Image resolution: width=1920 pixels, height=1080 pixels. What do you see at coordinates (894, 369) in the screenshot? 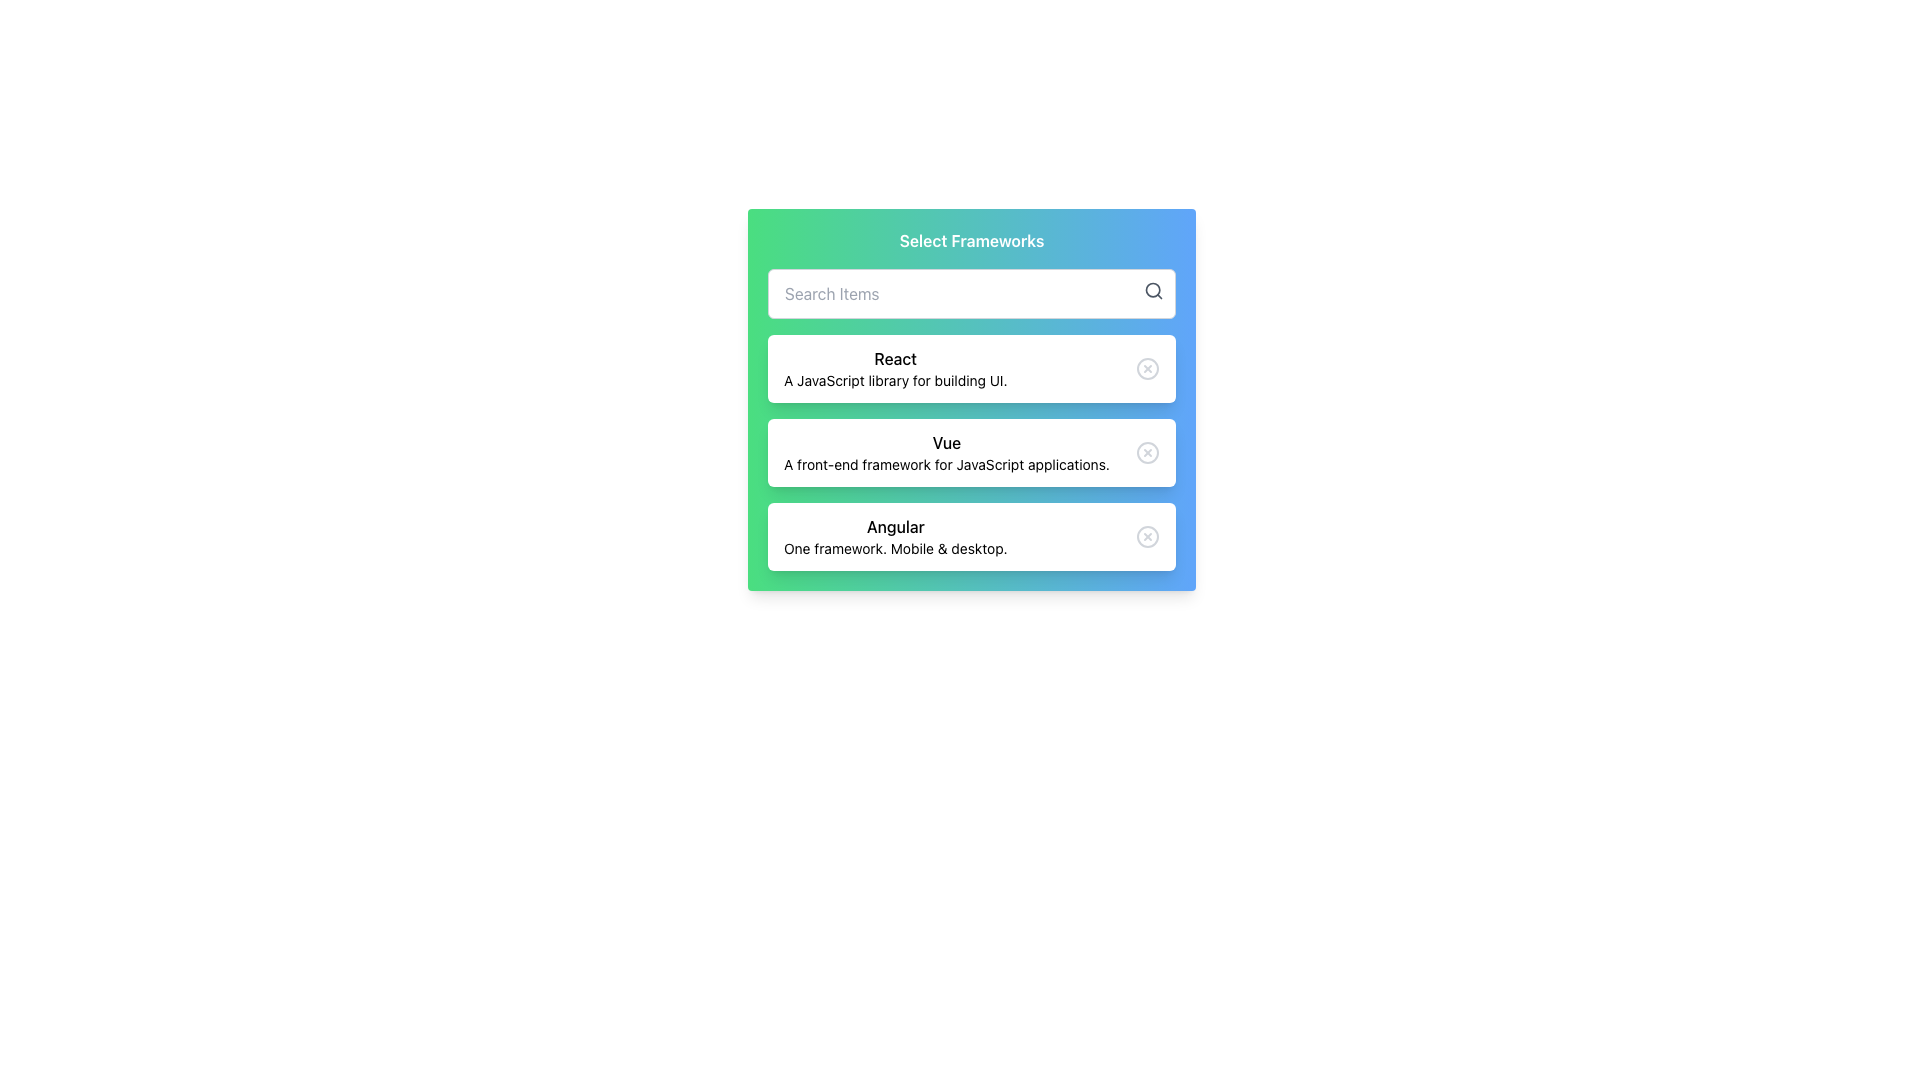
I see `the 'React' text block element, which is the first card in a vertical list of framework cards, to make a selection` at bounding box center [894, 369].